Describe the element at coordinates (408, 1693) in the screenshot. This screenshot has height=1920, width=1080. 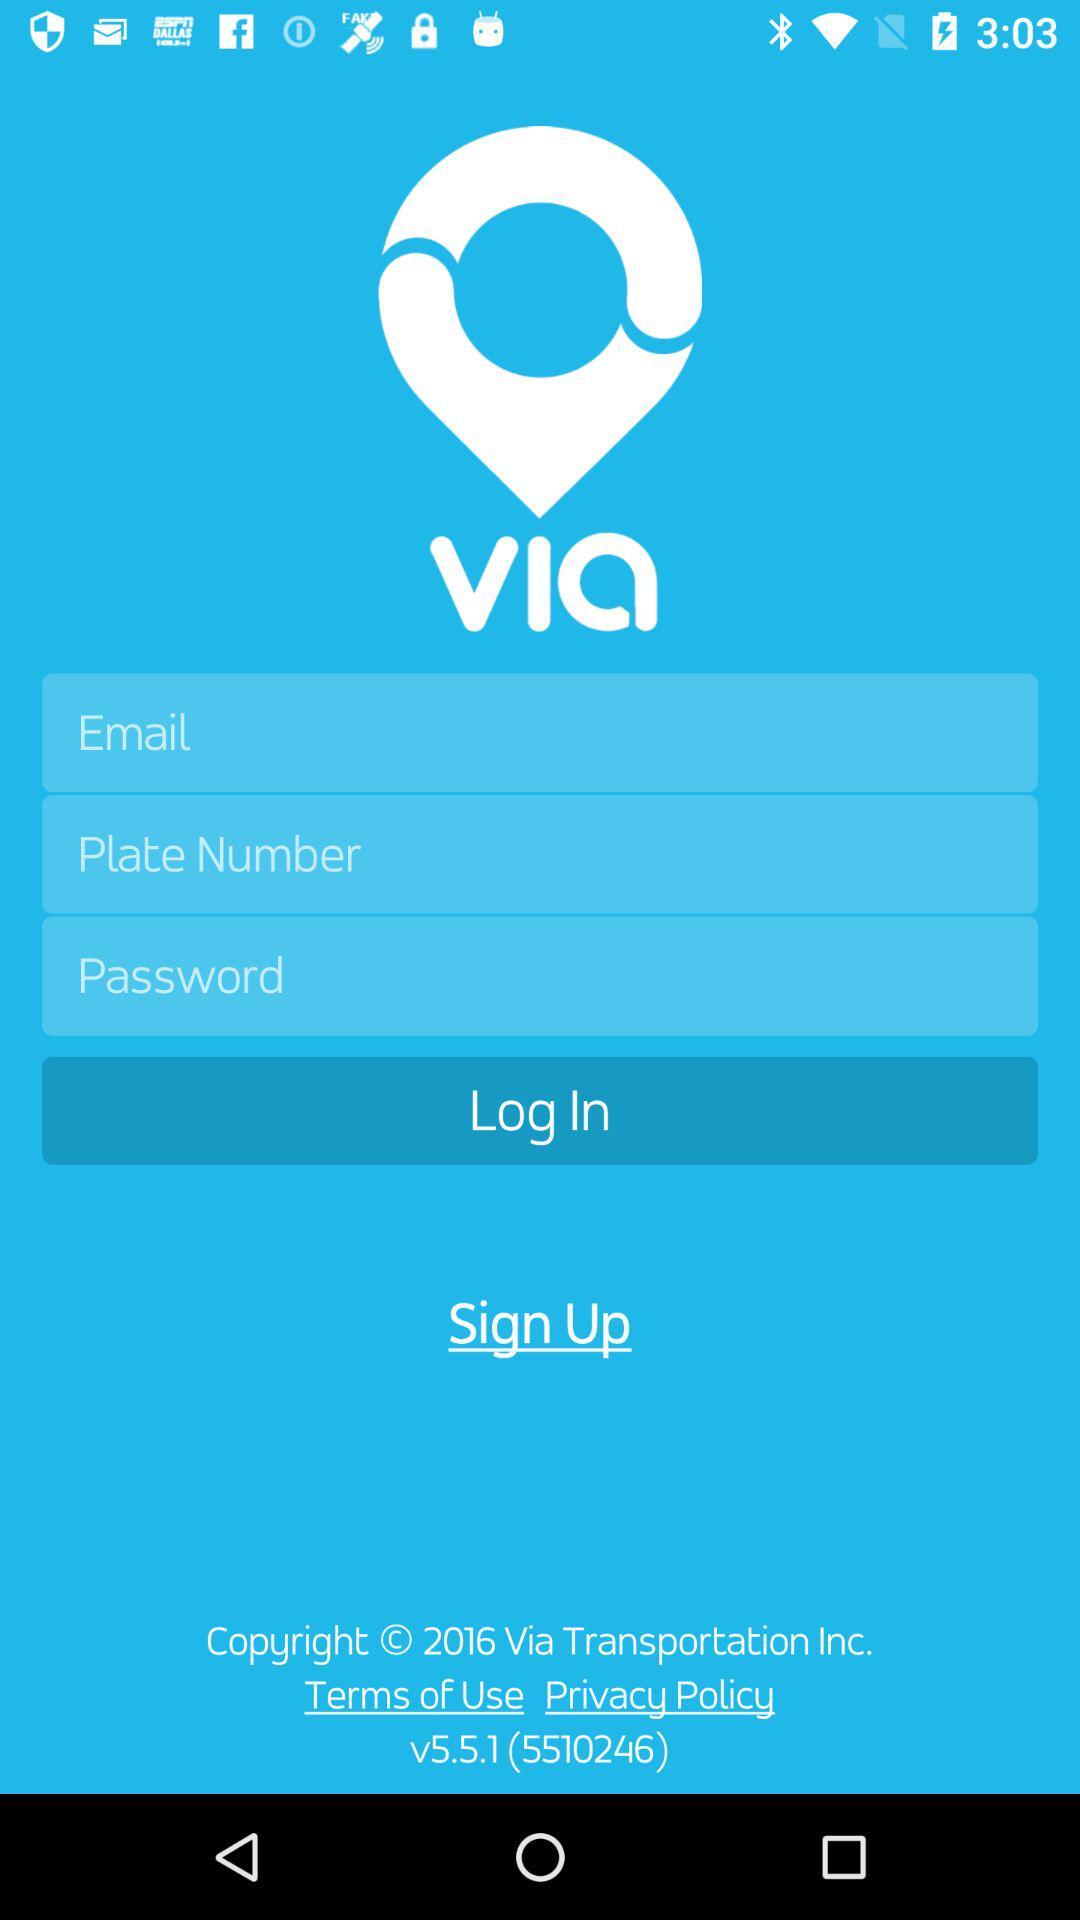
I see `the icon to the left of privacy policy icon` at that location.